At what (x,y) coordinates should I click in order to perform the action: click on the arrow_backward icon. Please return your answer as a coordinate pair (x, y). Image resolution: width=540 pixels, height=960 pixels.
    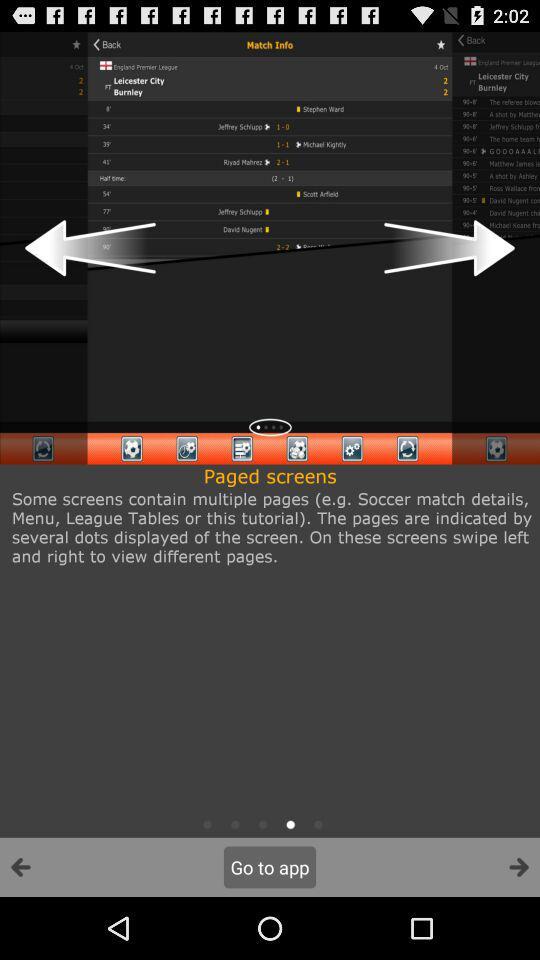
    Looking at the image, I should click on (20, 928).